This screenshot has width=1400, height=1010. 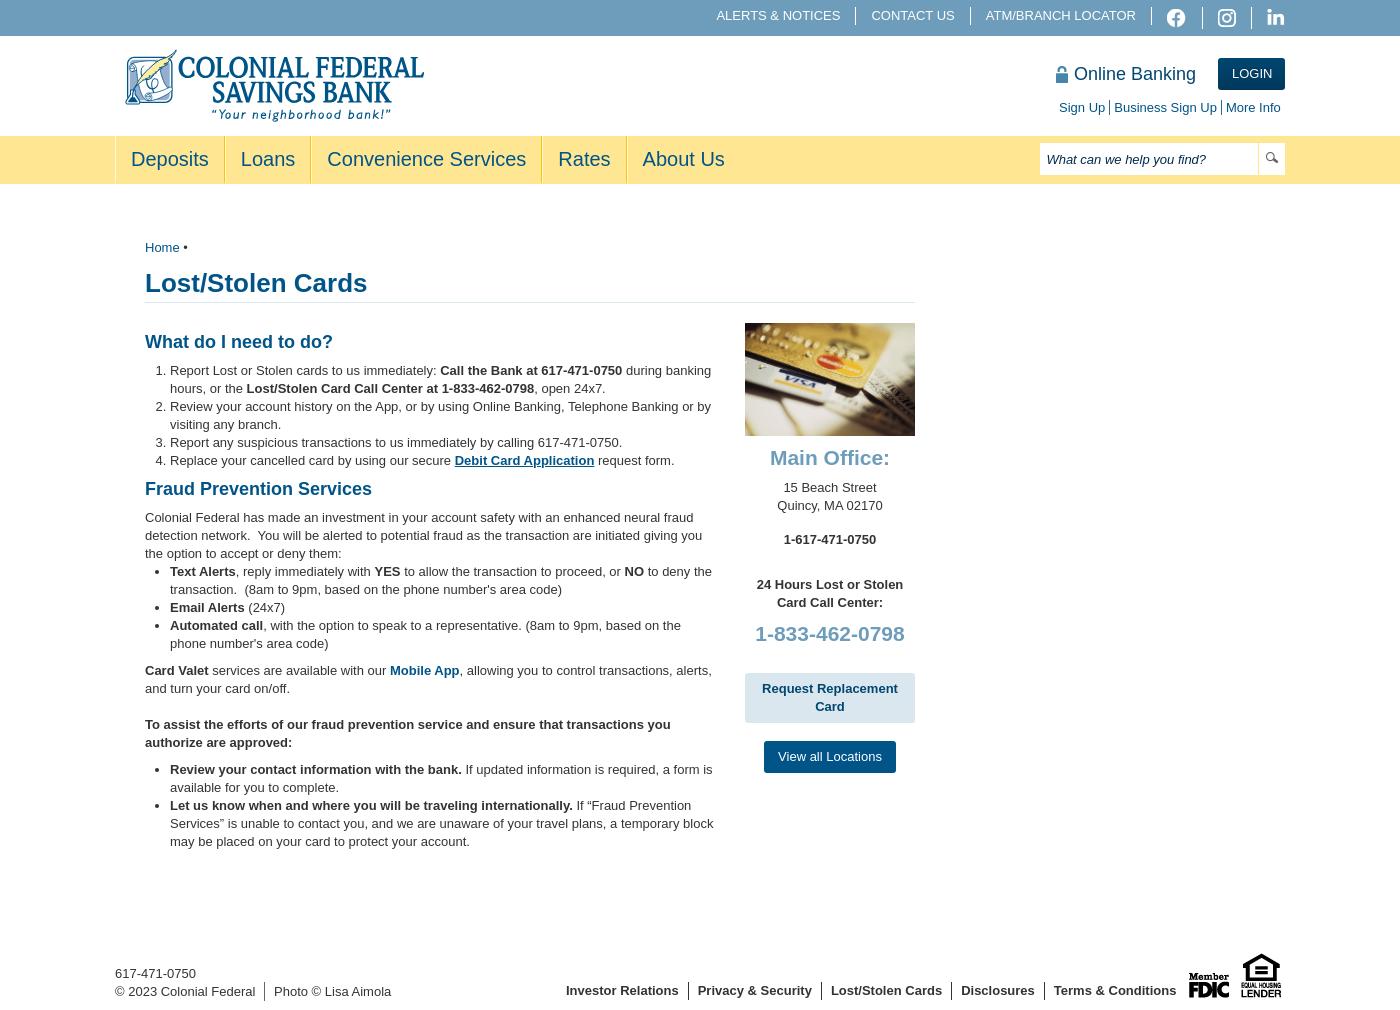 I want to click on '24 Hours Lost or Stolen Card Call Center:', so click(x=829, y=592).